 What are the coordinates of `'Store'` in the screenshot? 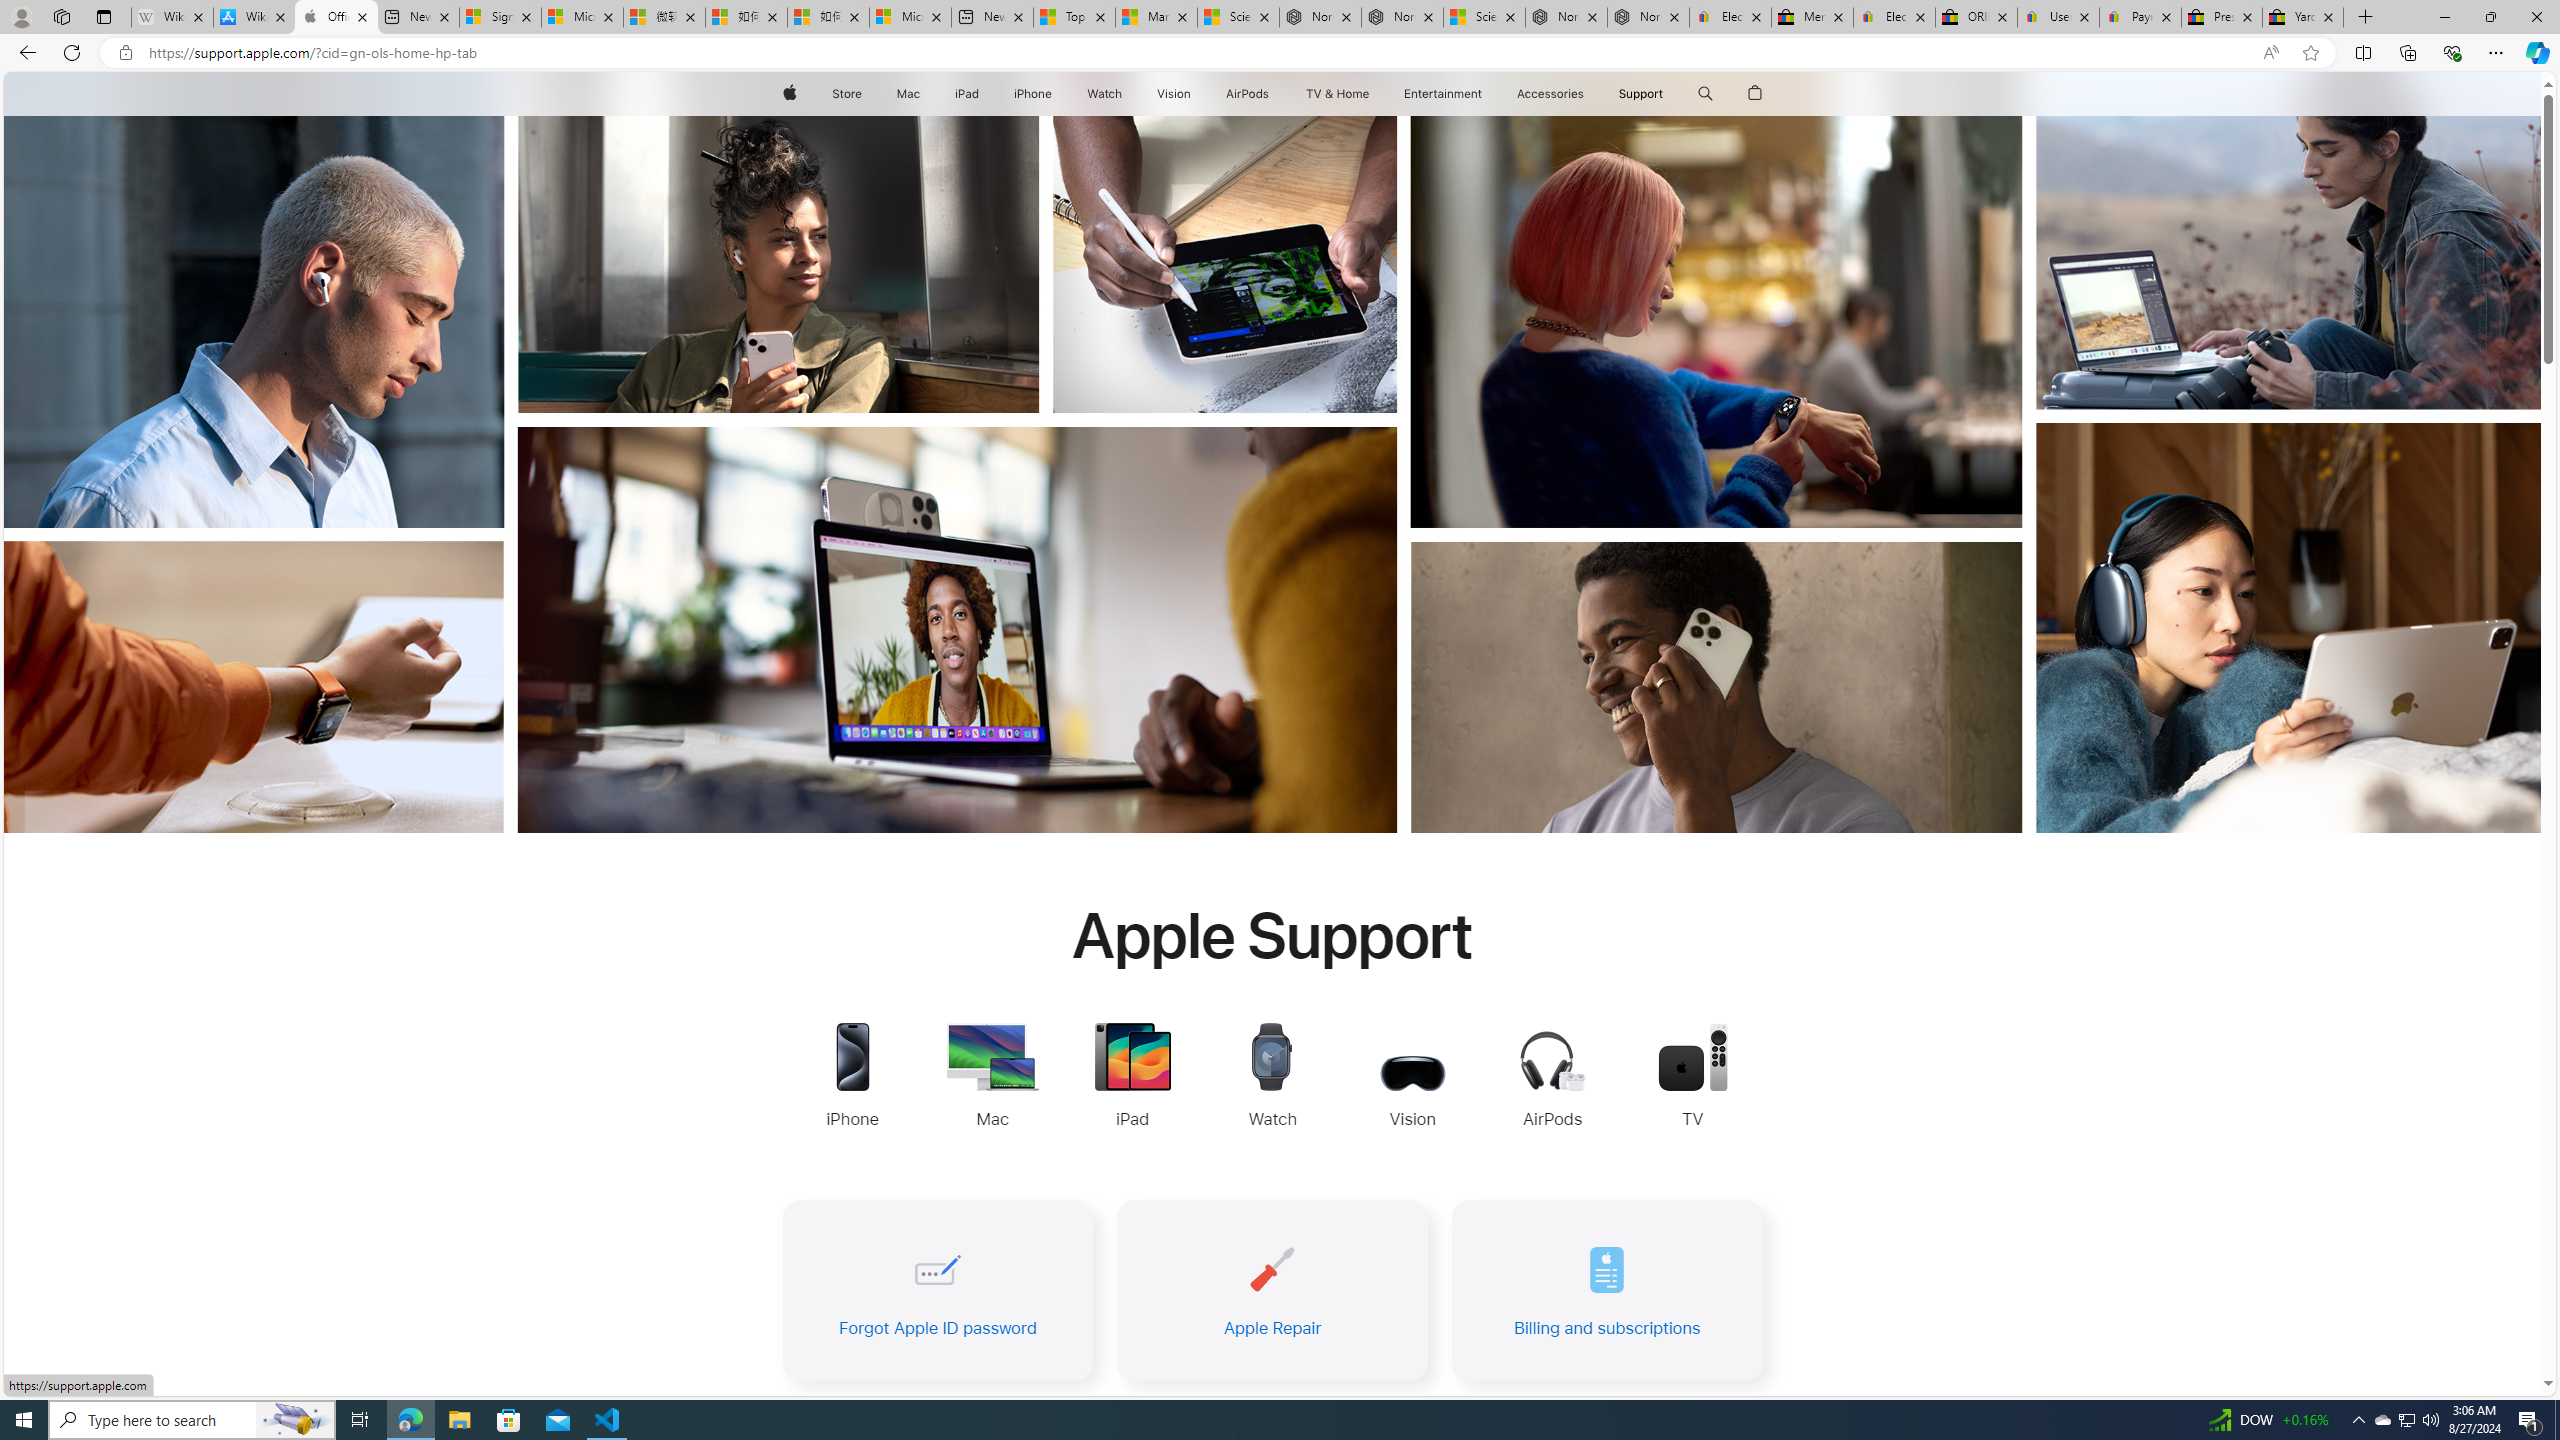 It's located at (845, 93).